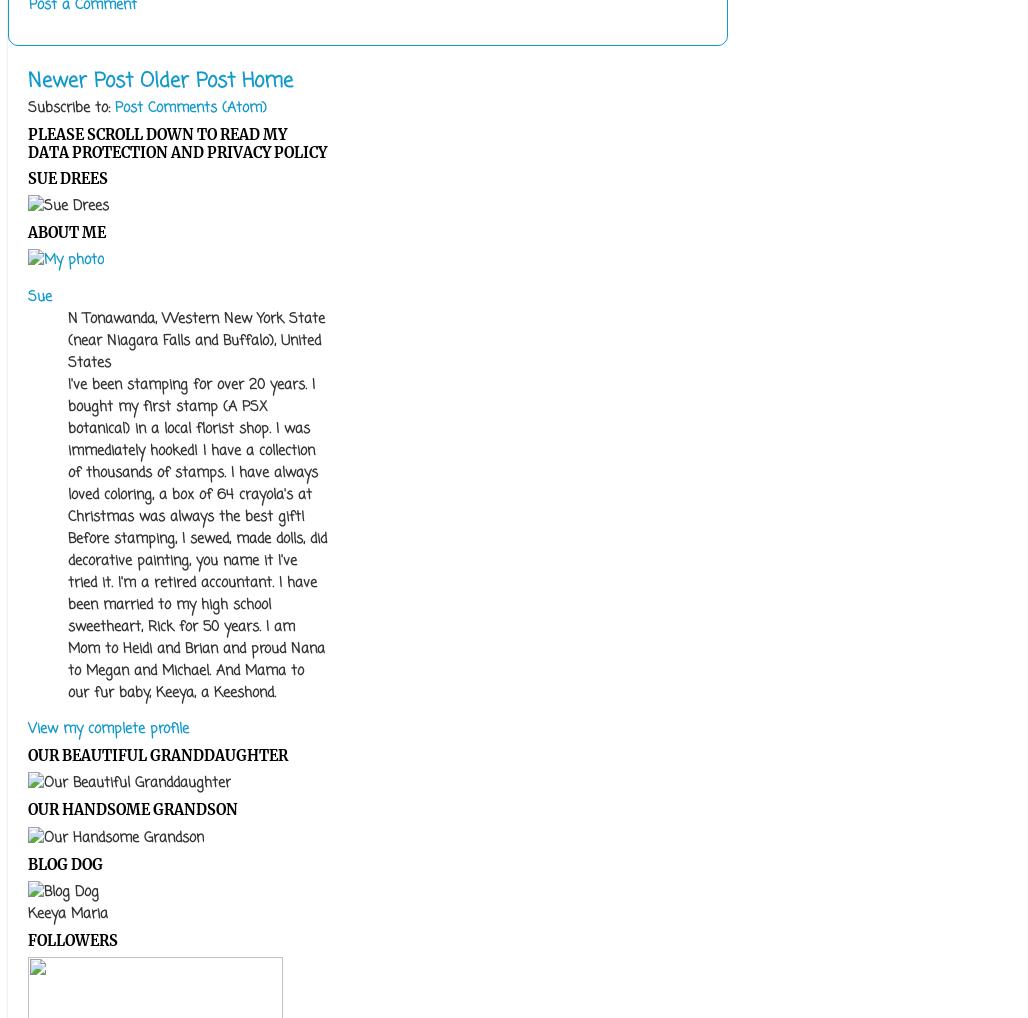 The width and height of the screenshot is (1028, 1018). What do you see at coordinates (107, 726) in the screenshot?
I see `'View my complete profile'` at bounding box center [107, 726].